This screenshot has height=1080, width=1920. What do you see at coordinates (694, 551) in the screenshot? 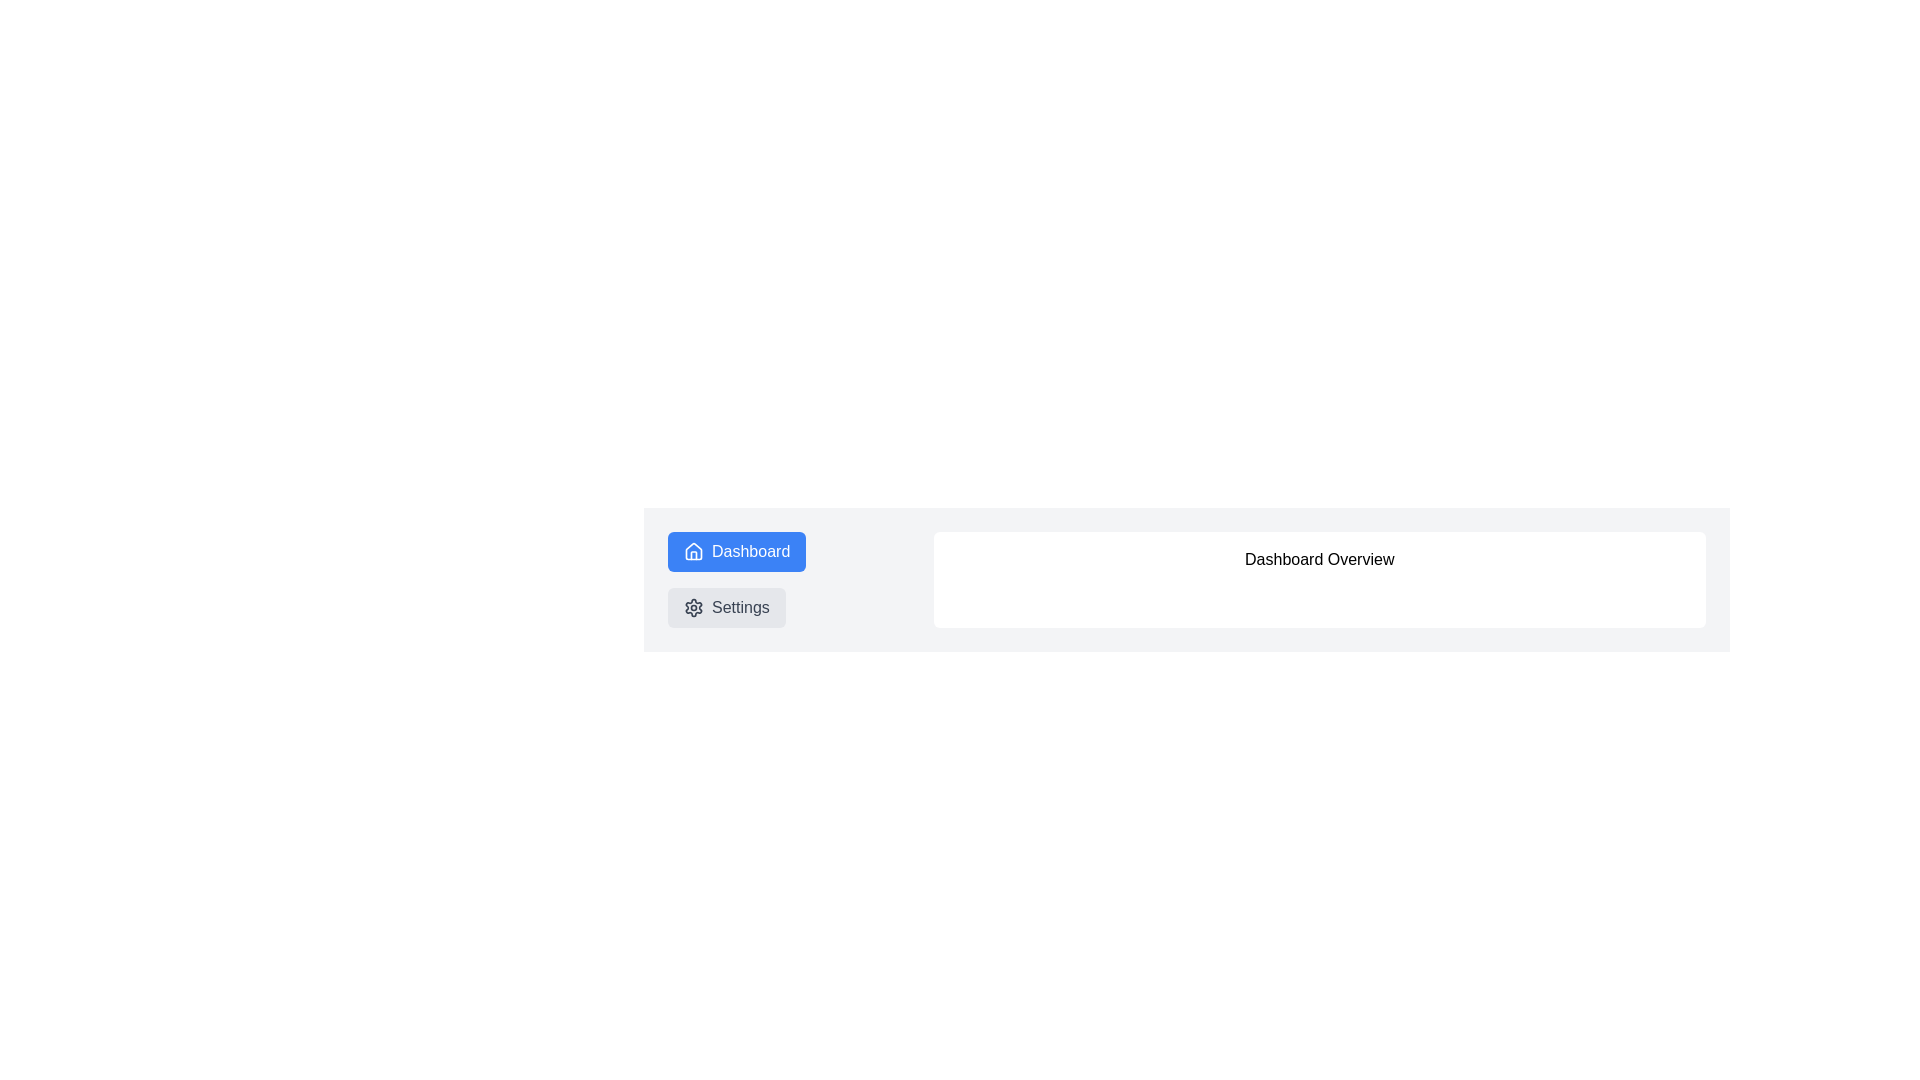
I see `the house icon within the blue 'Dashboard' button located at the bottom left of the navigation menu` at bounding box center [694, 551].